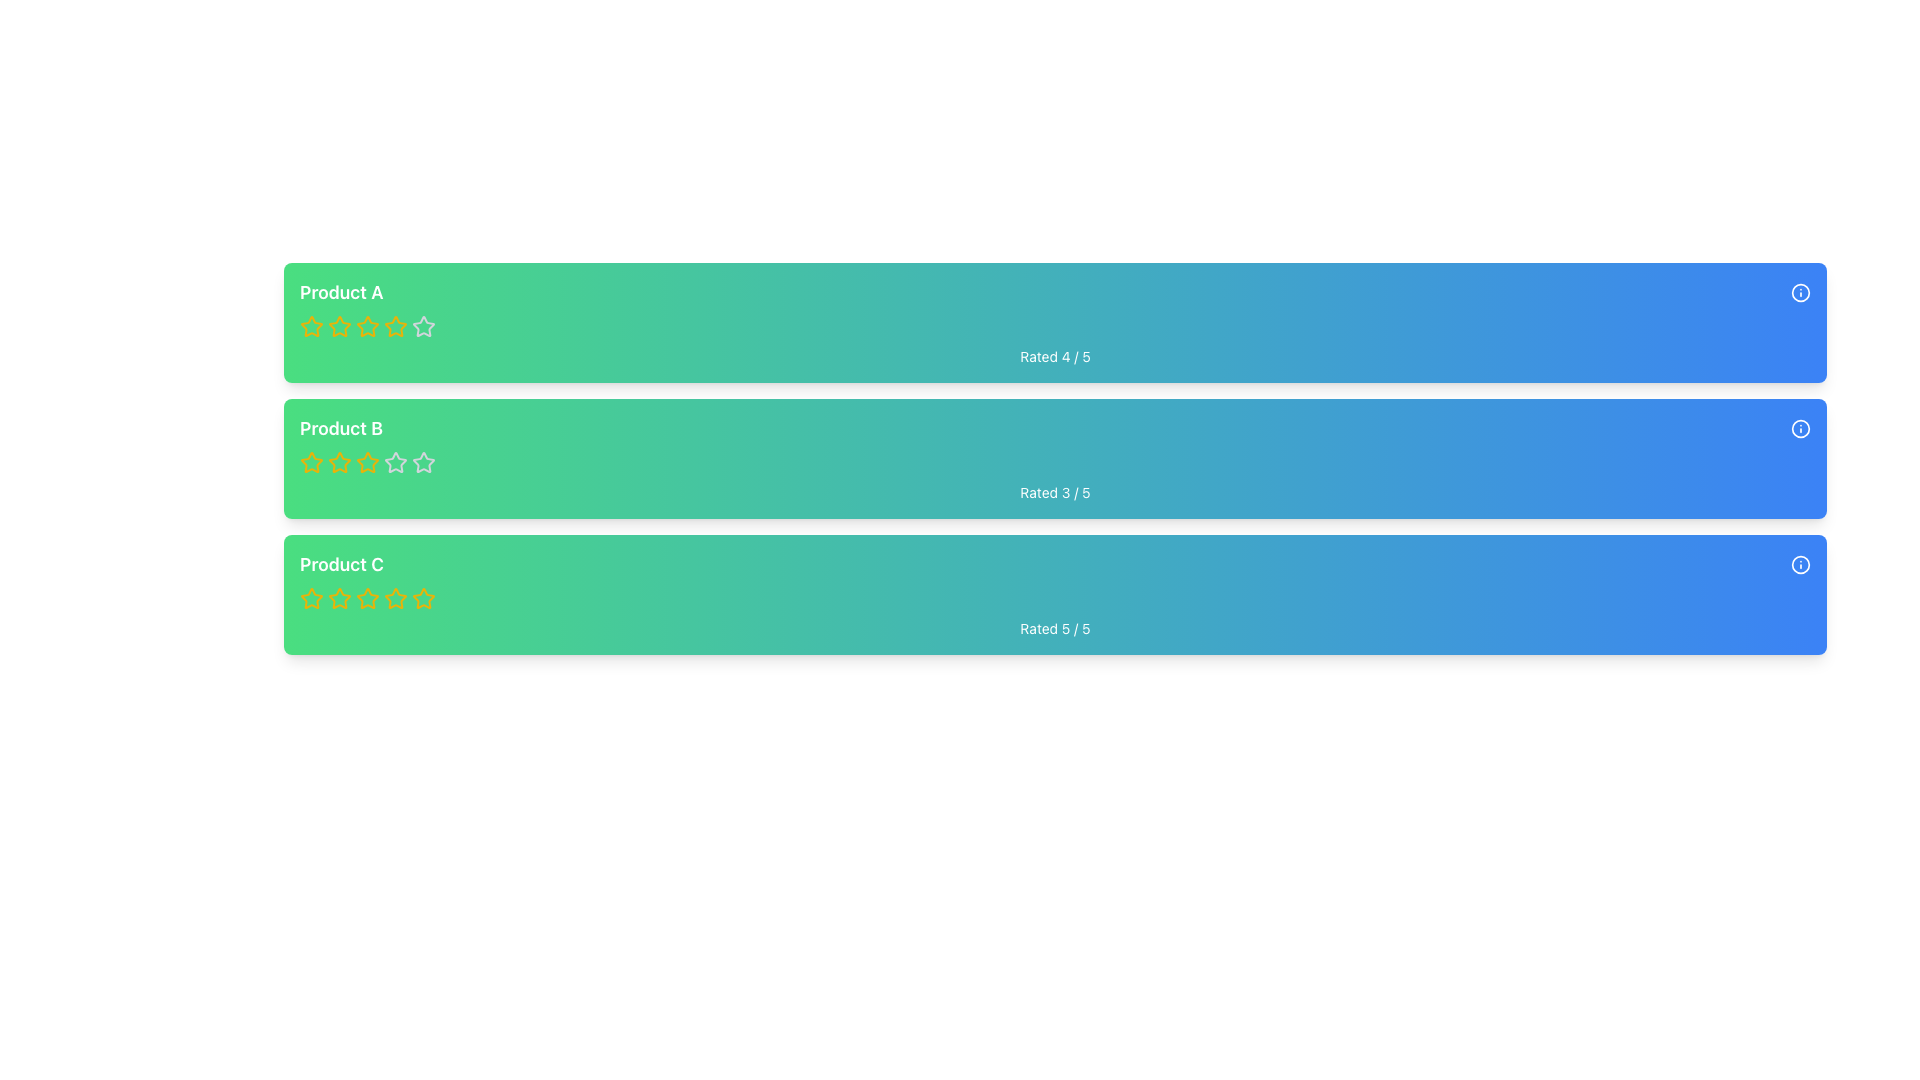 The height and width of the screenshot is (1080, 1920). What do you see at coordinates (395, 326) in the screenshot?
I see `the fifth star-shaped icon with a yellow outline in the rating section for 'Product A' to interact with it` at bounding box center [395, 326].